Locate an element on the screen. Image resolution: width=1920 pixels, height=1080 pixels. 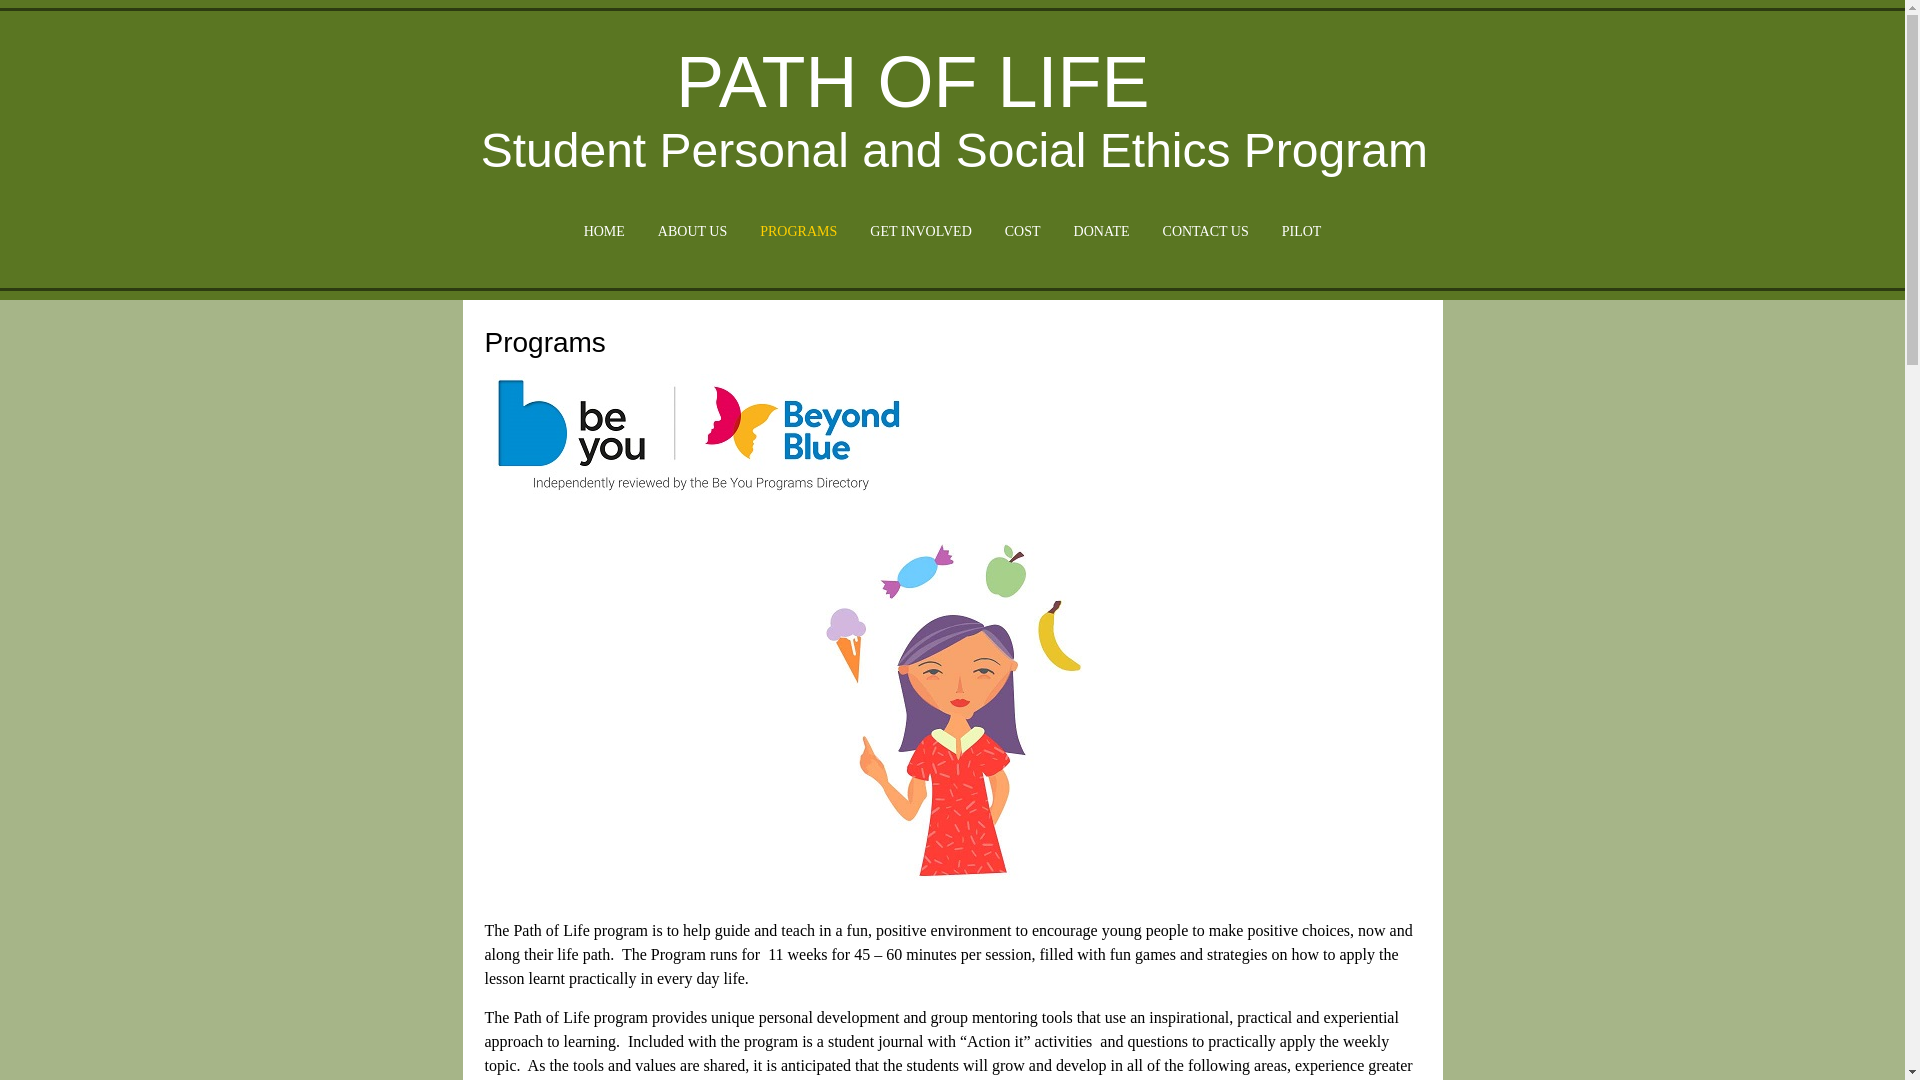
'CONTACT US' is located at coordinates (1204, 230).